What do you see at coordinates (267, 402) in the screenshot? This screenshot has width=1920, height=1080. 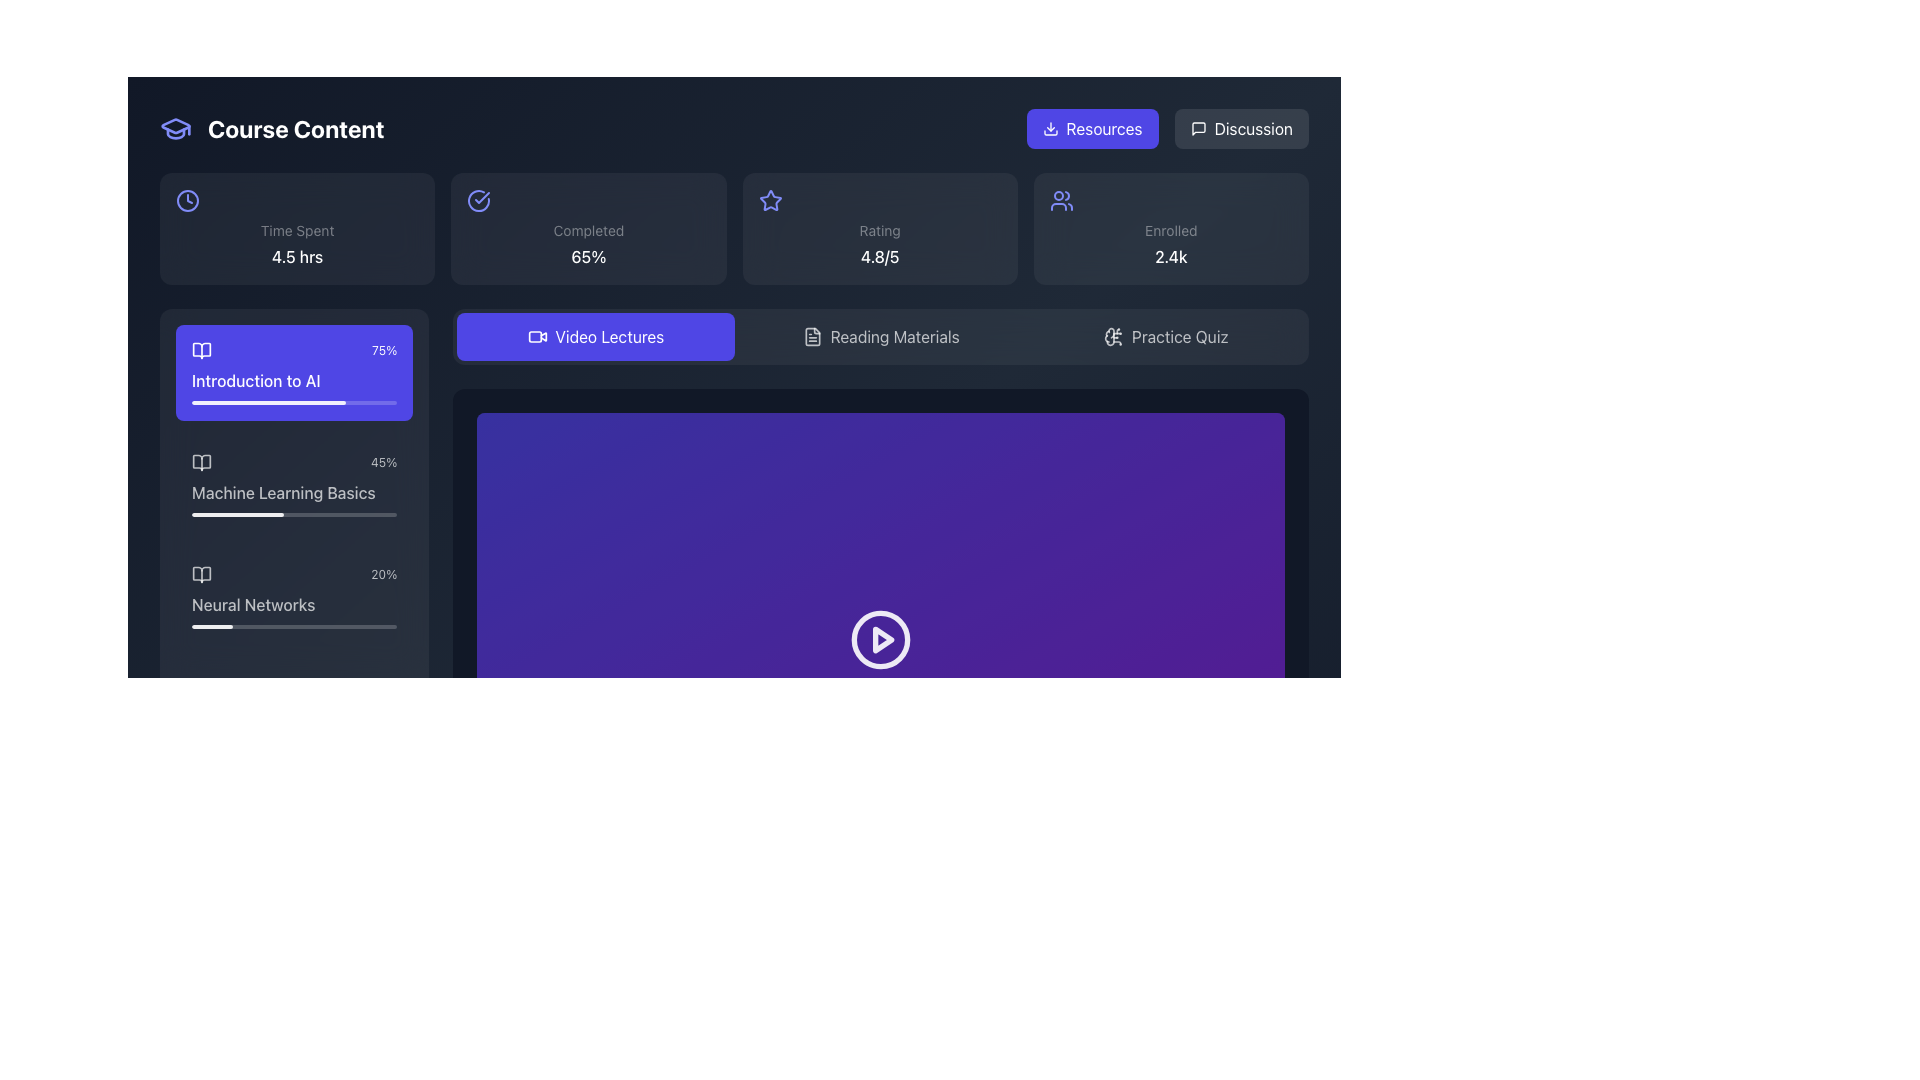 I see `the progress bar segment indicating 75% completion for the 'Introduction to AI' course module, located in the 'Course Content' layout` at bounding box center [267, 402].